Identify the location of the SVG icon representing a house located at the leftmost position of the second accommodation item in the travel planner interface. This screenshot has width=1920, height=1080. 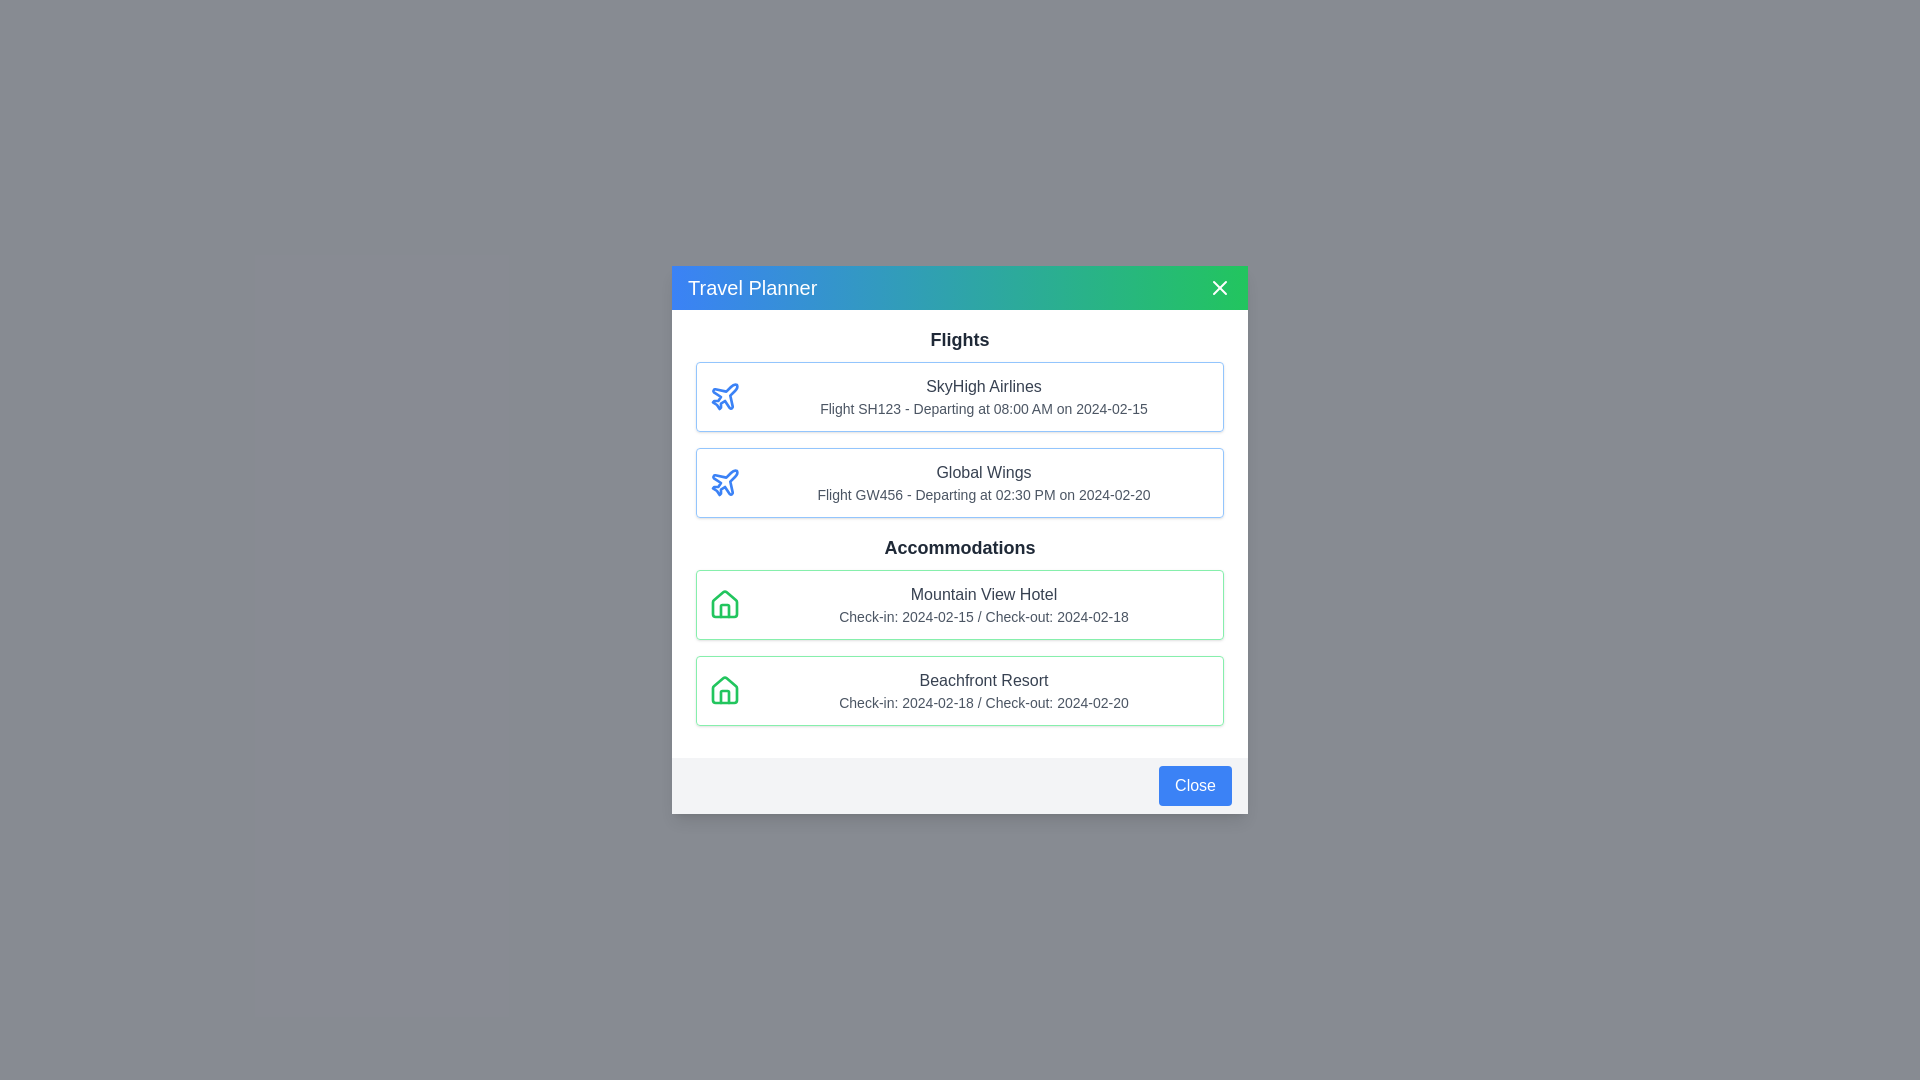
(723, 689).